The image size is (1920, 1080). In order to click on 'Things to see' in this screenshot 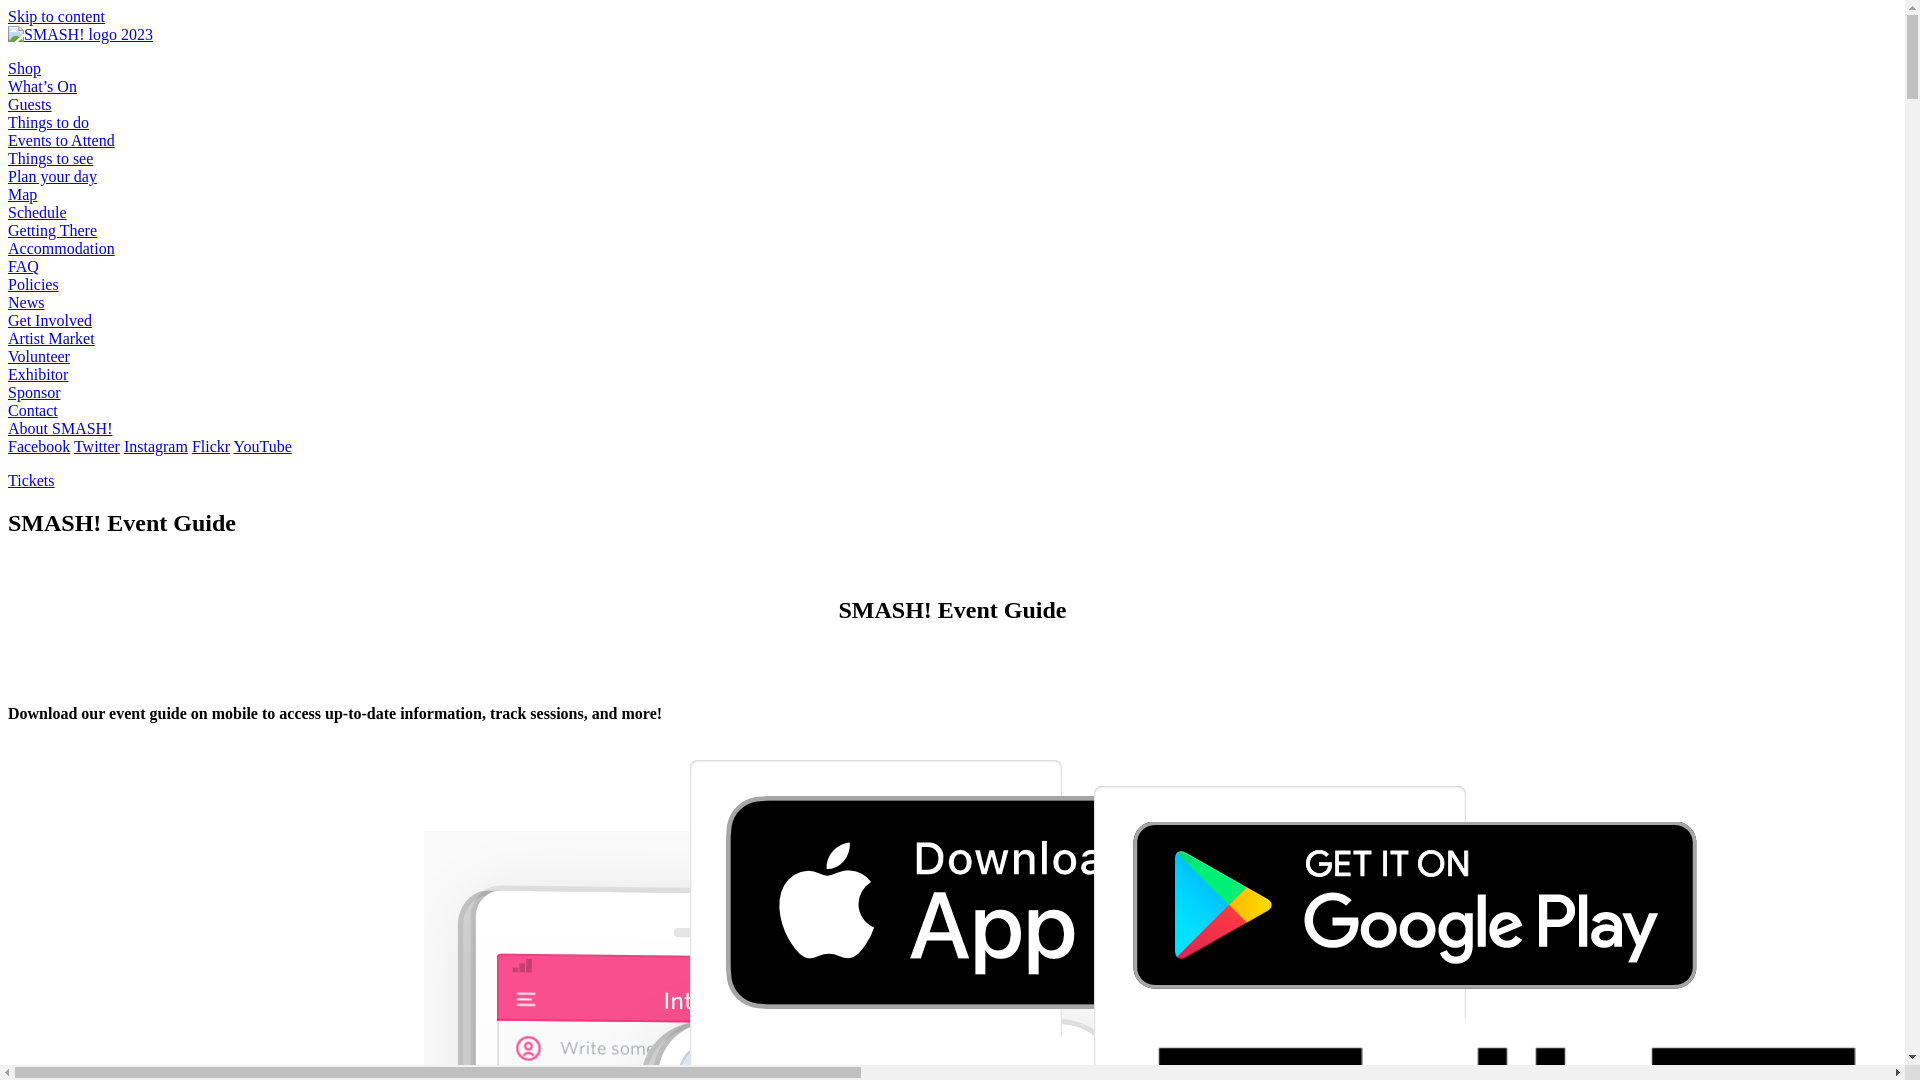, I will do `click(50, 157)`.